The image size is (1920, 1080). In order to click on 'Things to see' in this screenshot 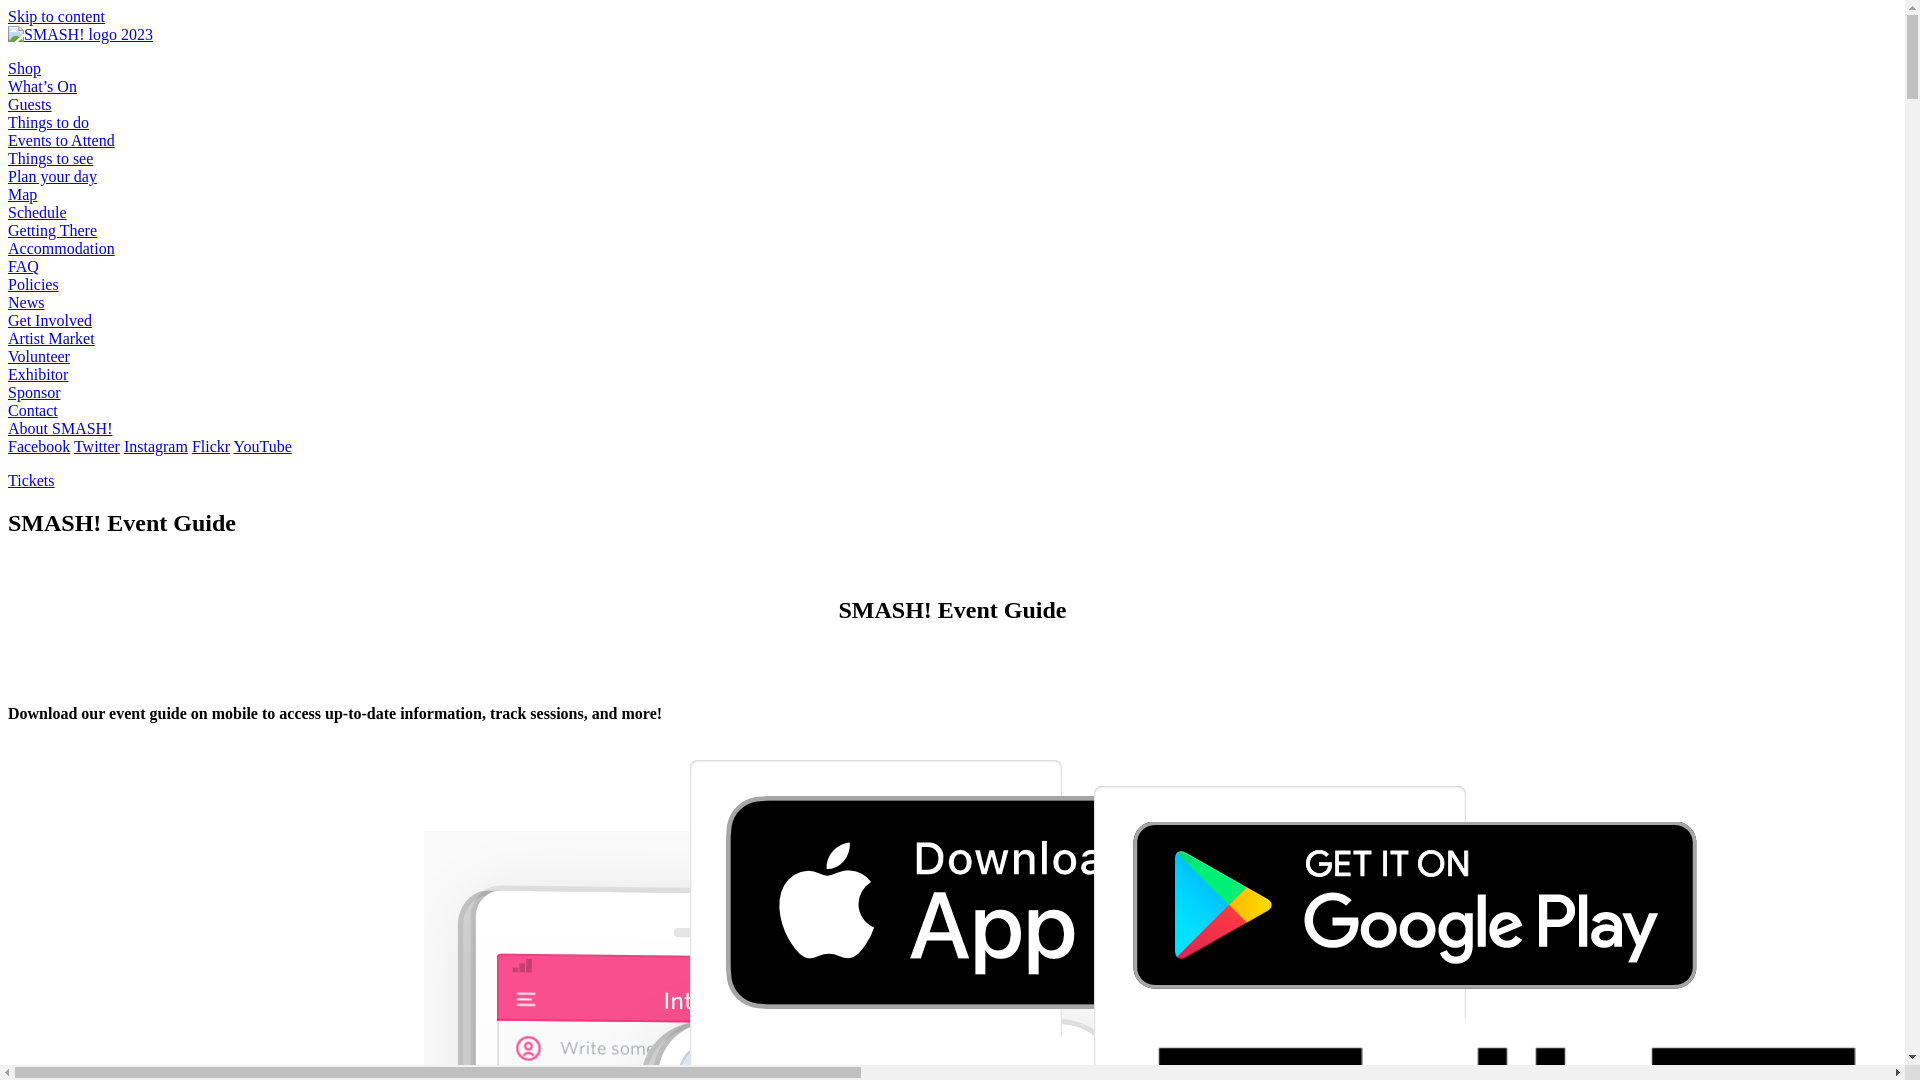, I will do `click(50, 157)`.